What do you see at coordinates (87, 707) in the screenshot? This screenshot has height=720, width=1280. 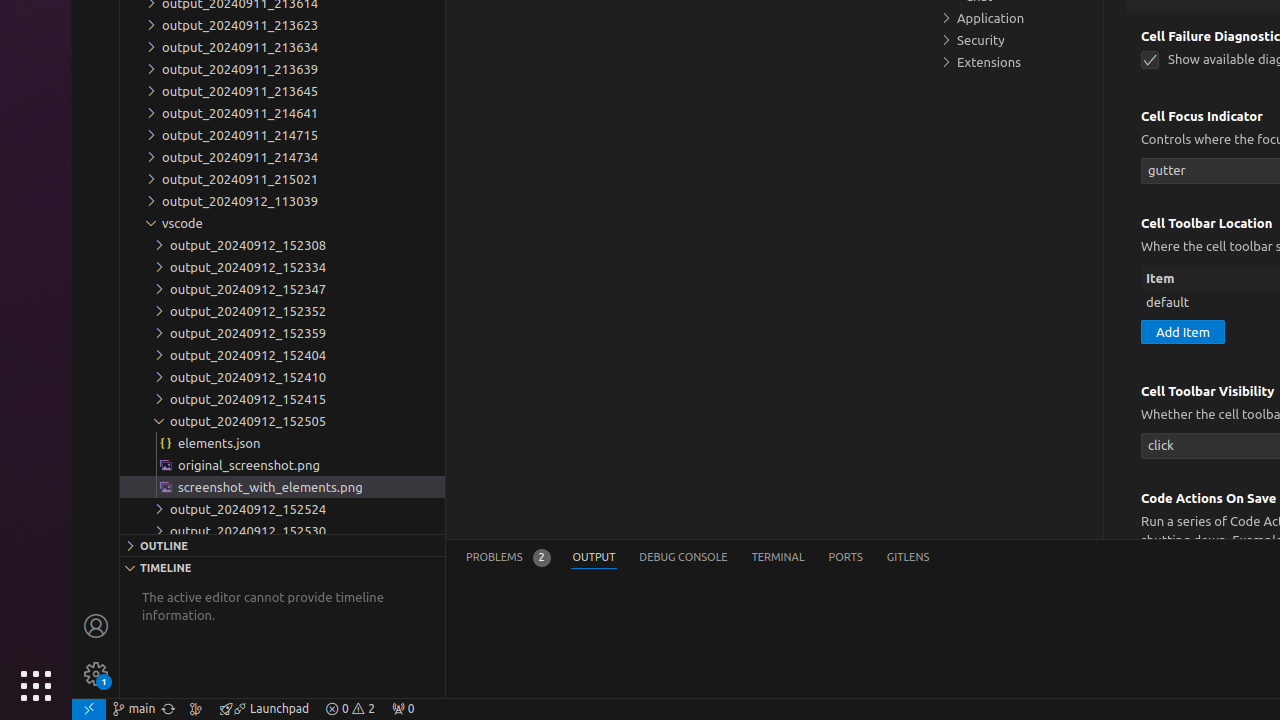 I see `'remote'` at bounding box center [87, 707].